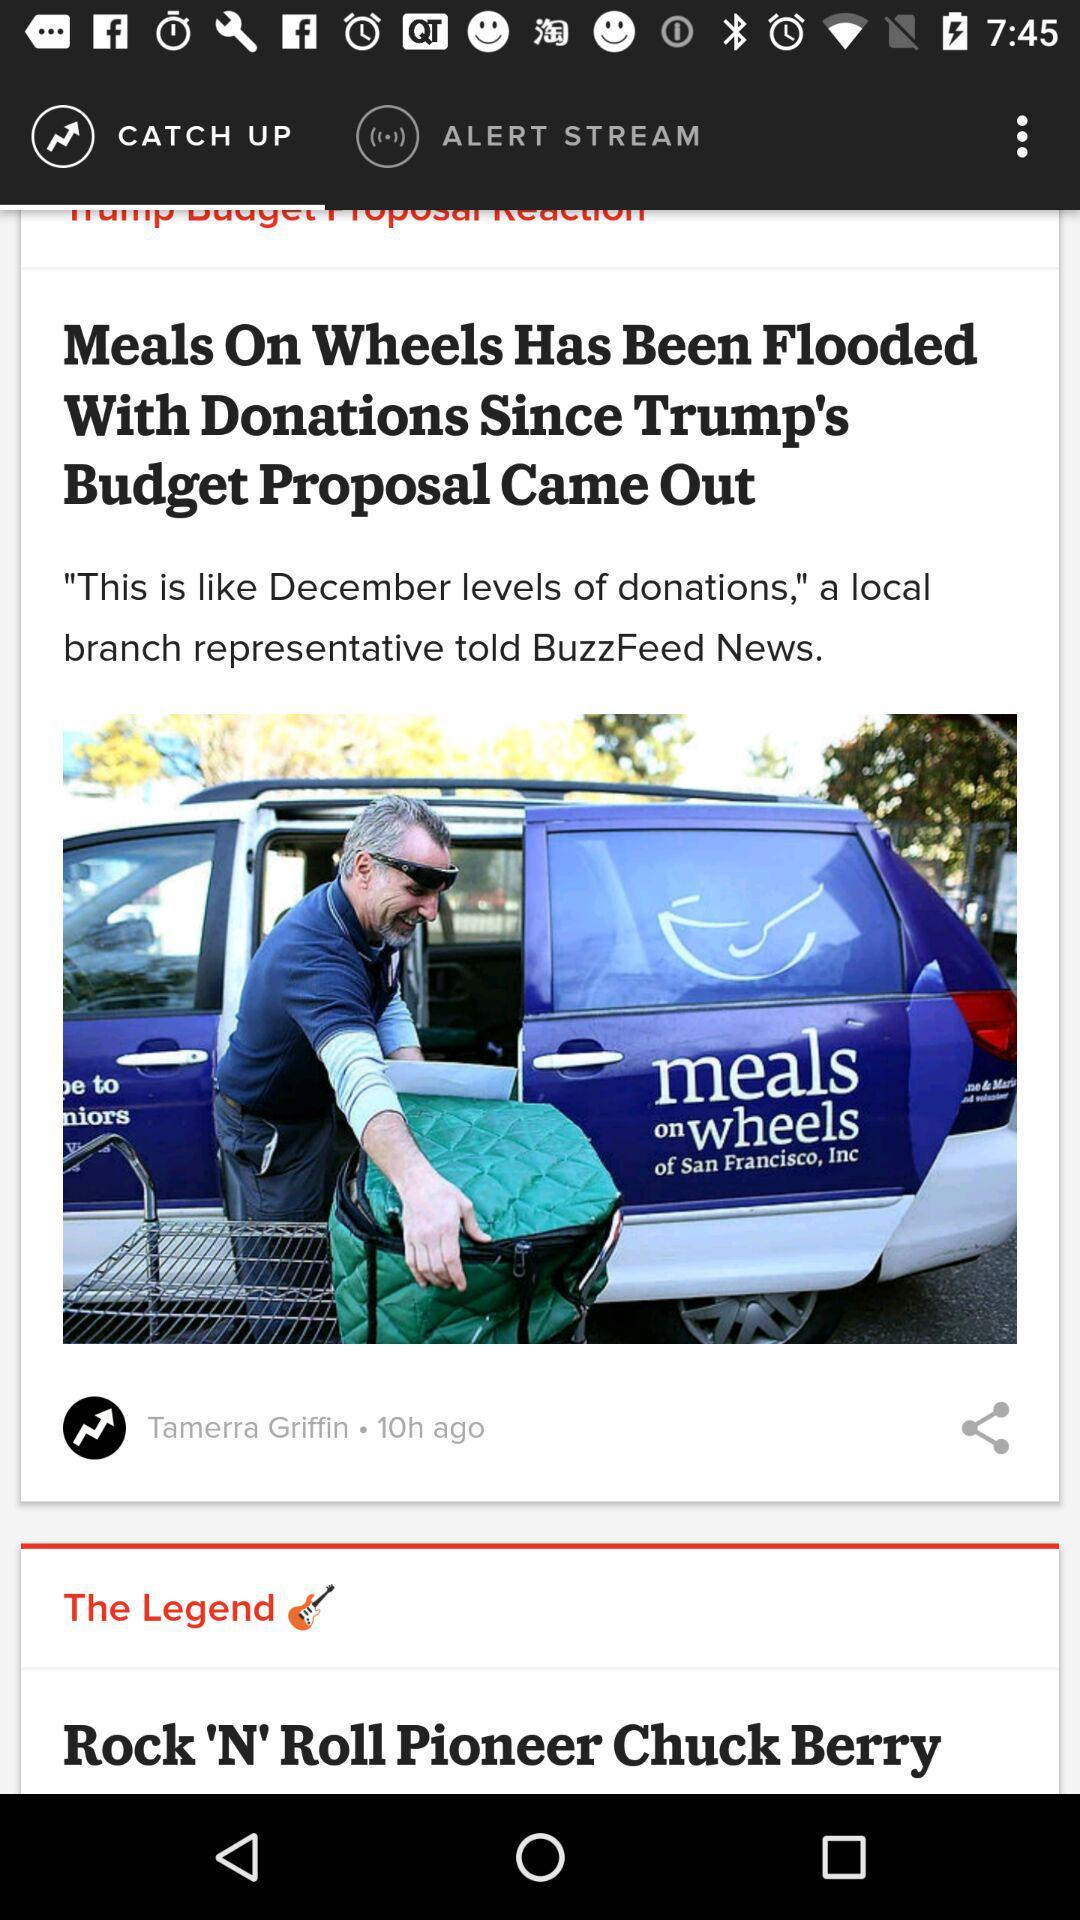 This screenshot has width=1080, height=1920. Describe the element at coordinates (1027, 135) in the screenshot. I see `item to the right of the alert stream icon` at that location.